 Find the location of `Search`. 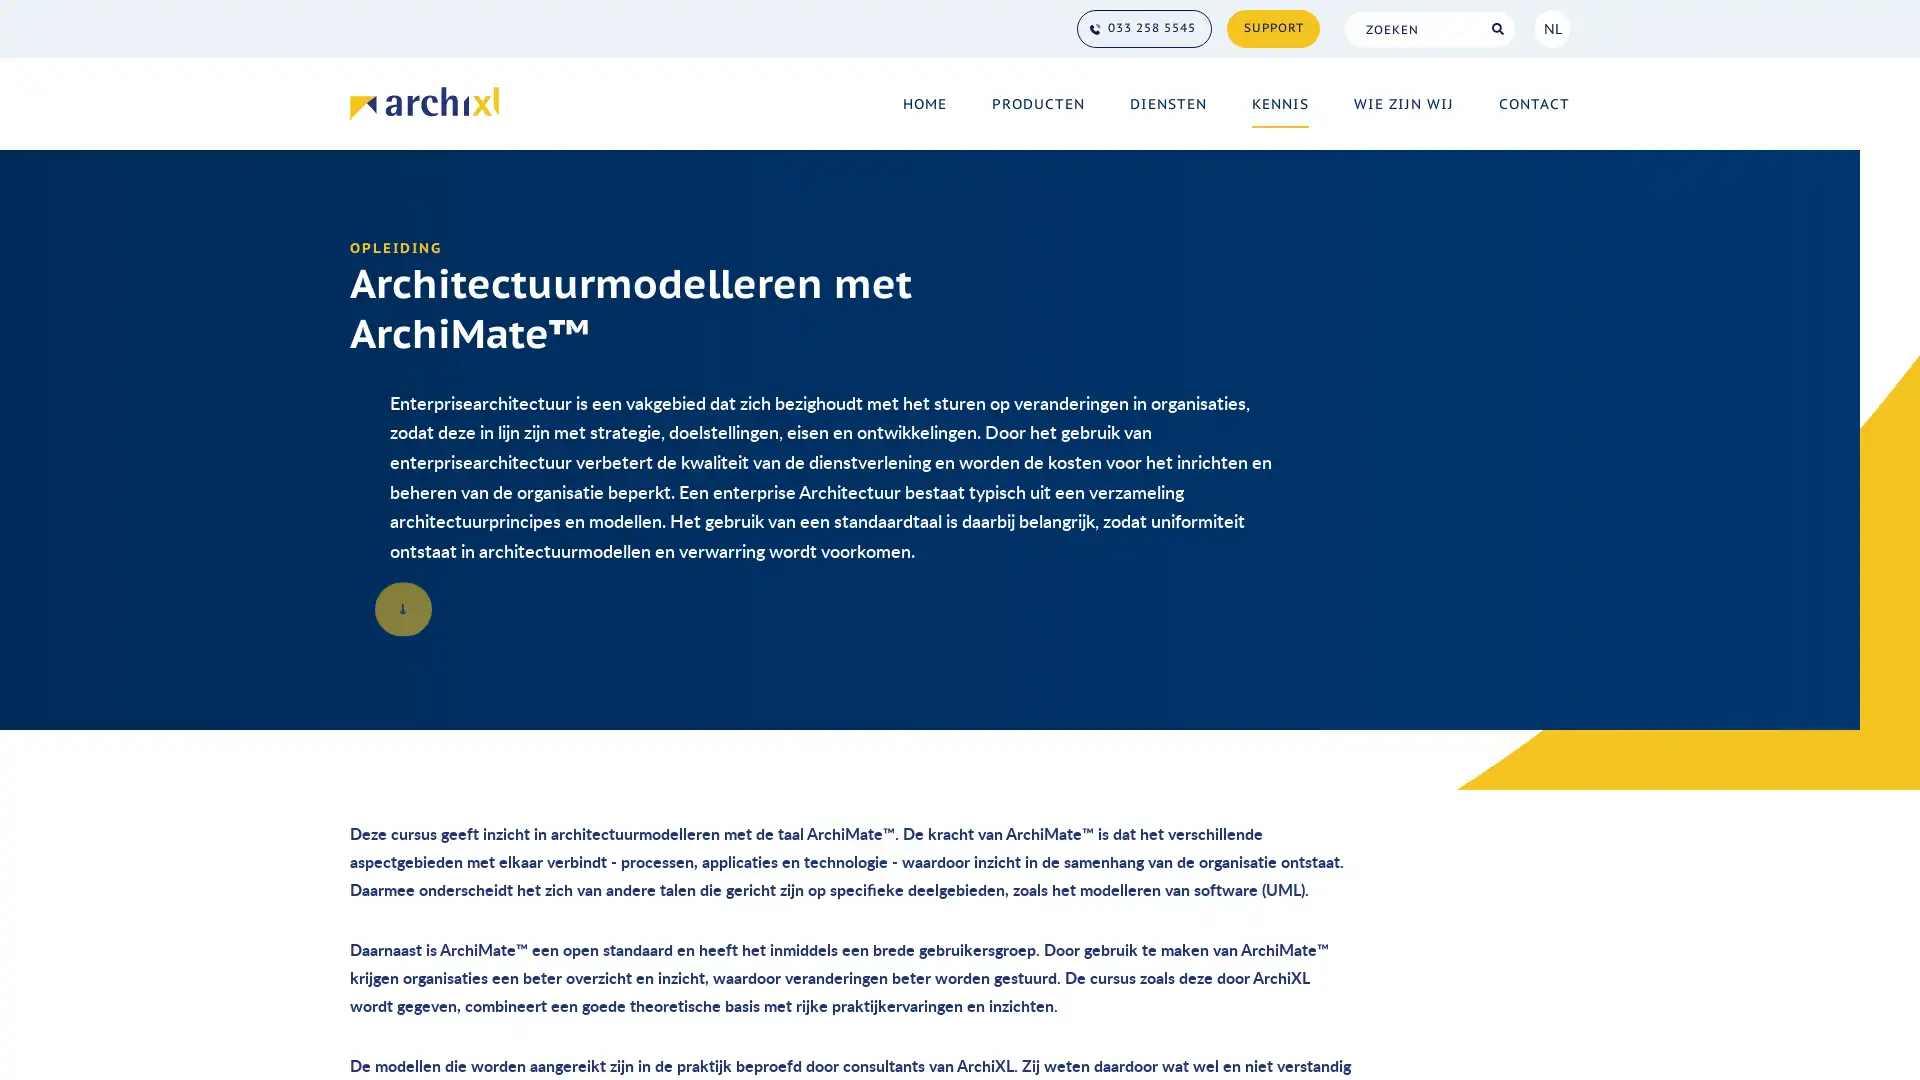

Search is located at coordinates (1497, 28).